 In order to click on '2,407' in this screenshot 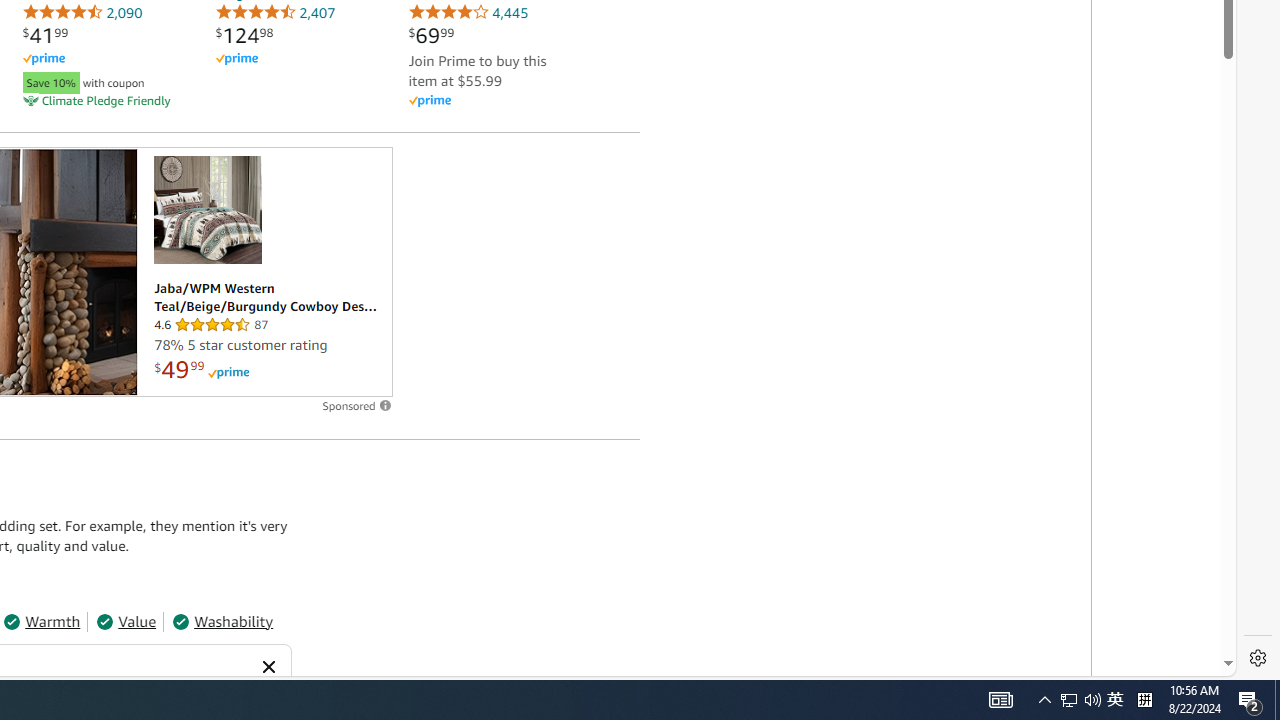, I will do `click(274, 12)`.